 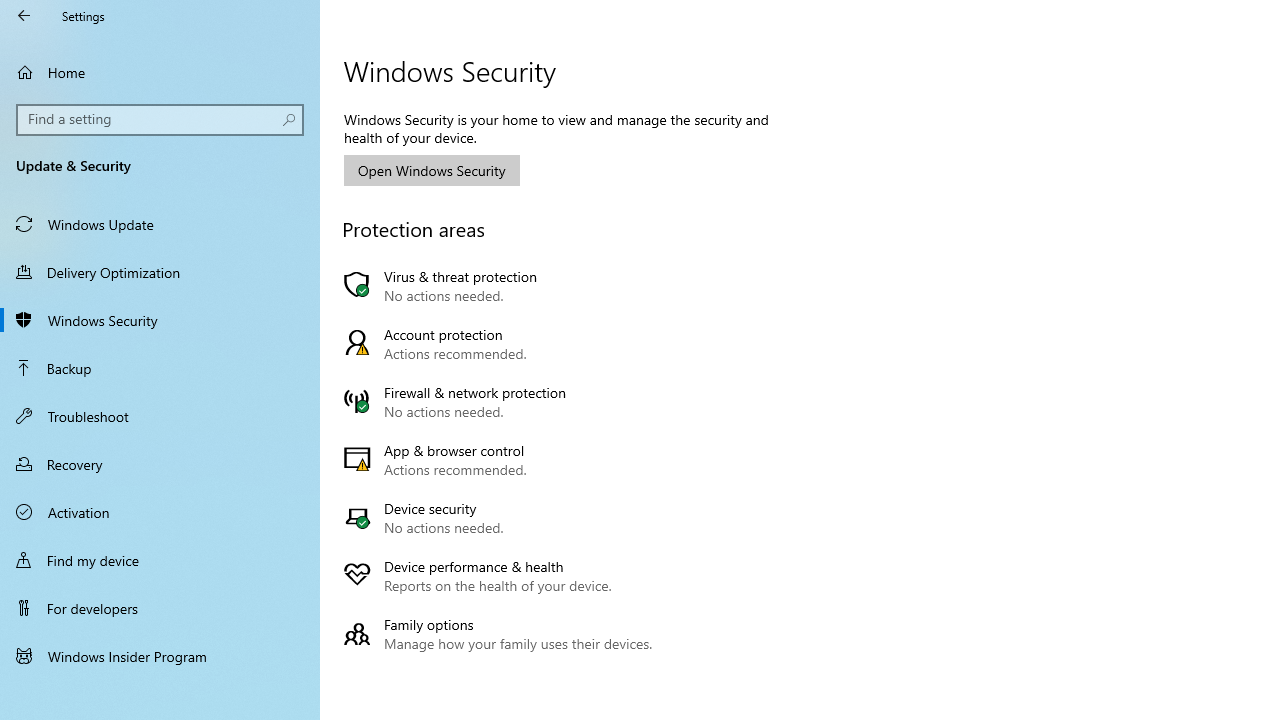 What do you see at coordinates (503, 402) in the screenshot?
I see `'Firewall & network protection No actions needed.'` at bounding box center [503, 402].